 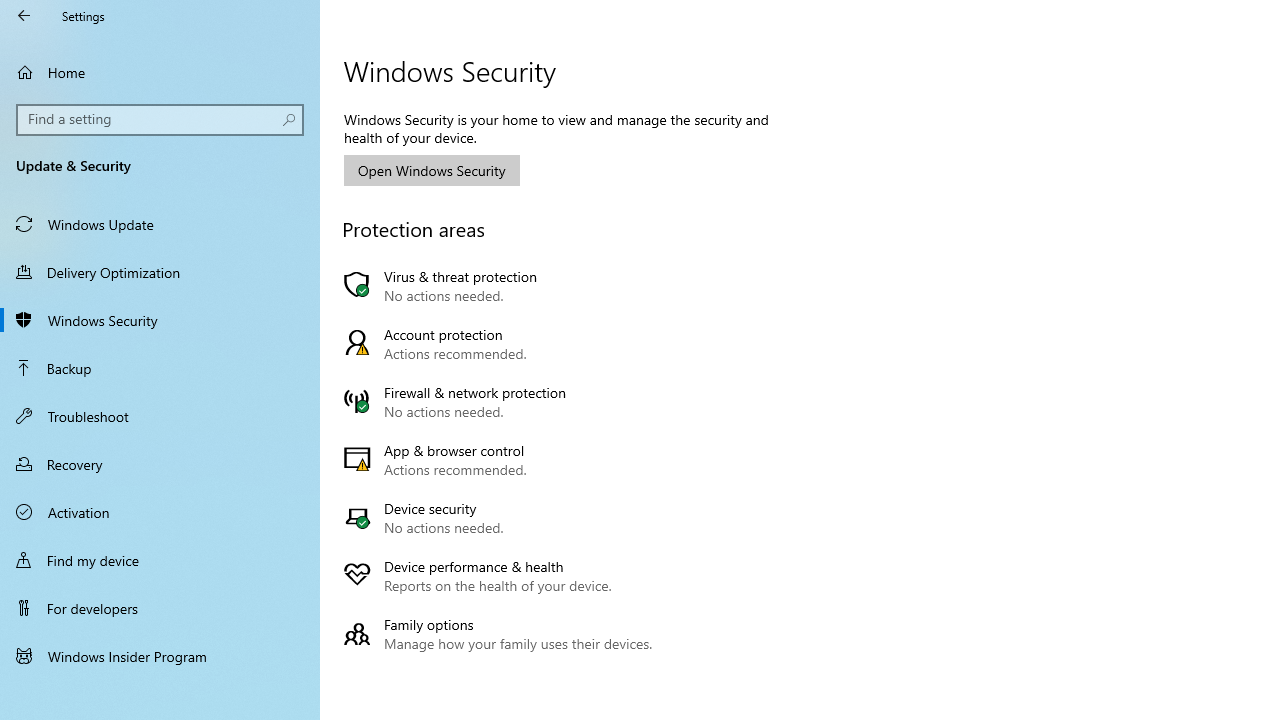 What do you see at coordinates (503, 402) in the screenshot?
I see `'Firewall & network protection No actions needed.'` at bounding box center [503, 402].